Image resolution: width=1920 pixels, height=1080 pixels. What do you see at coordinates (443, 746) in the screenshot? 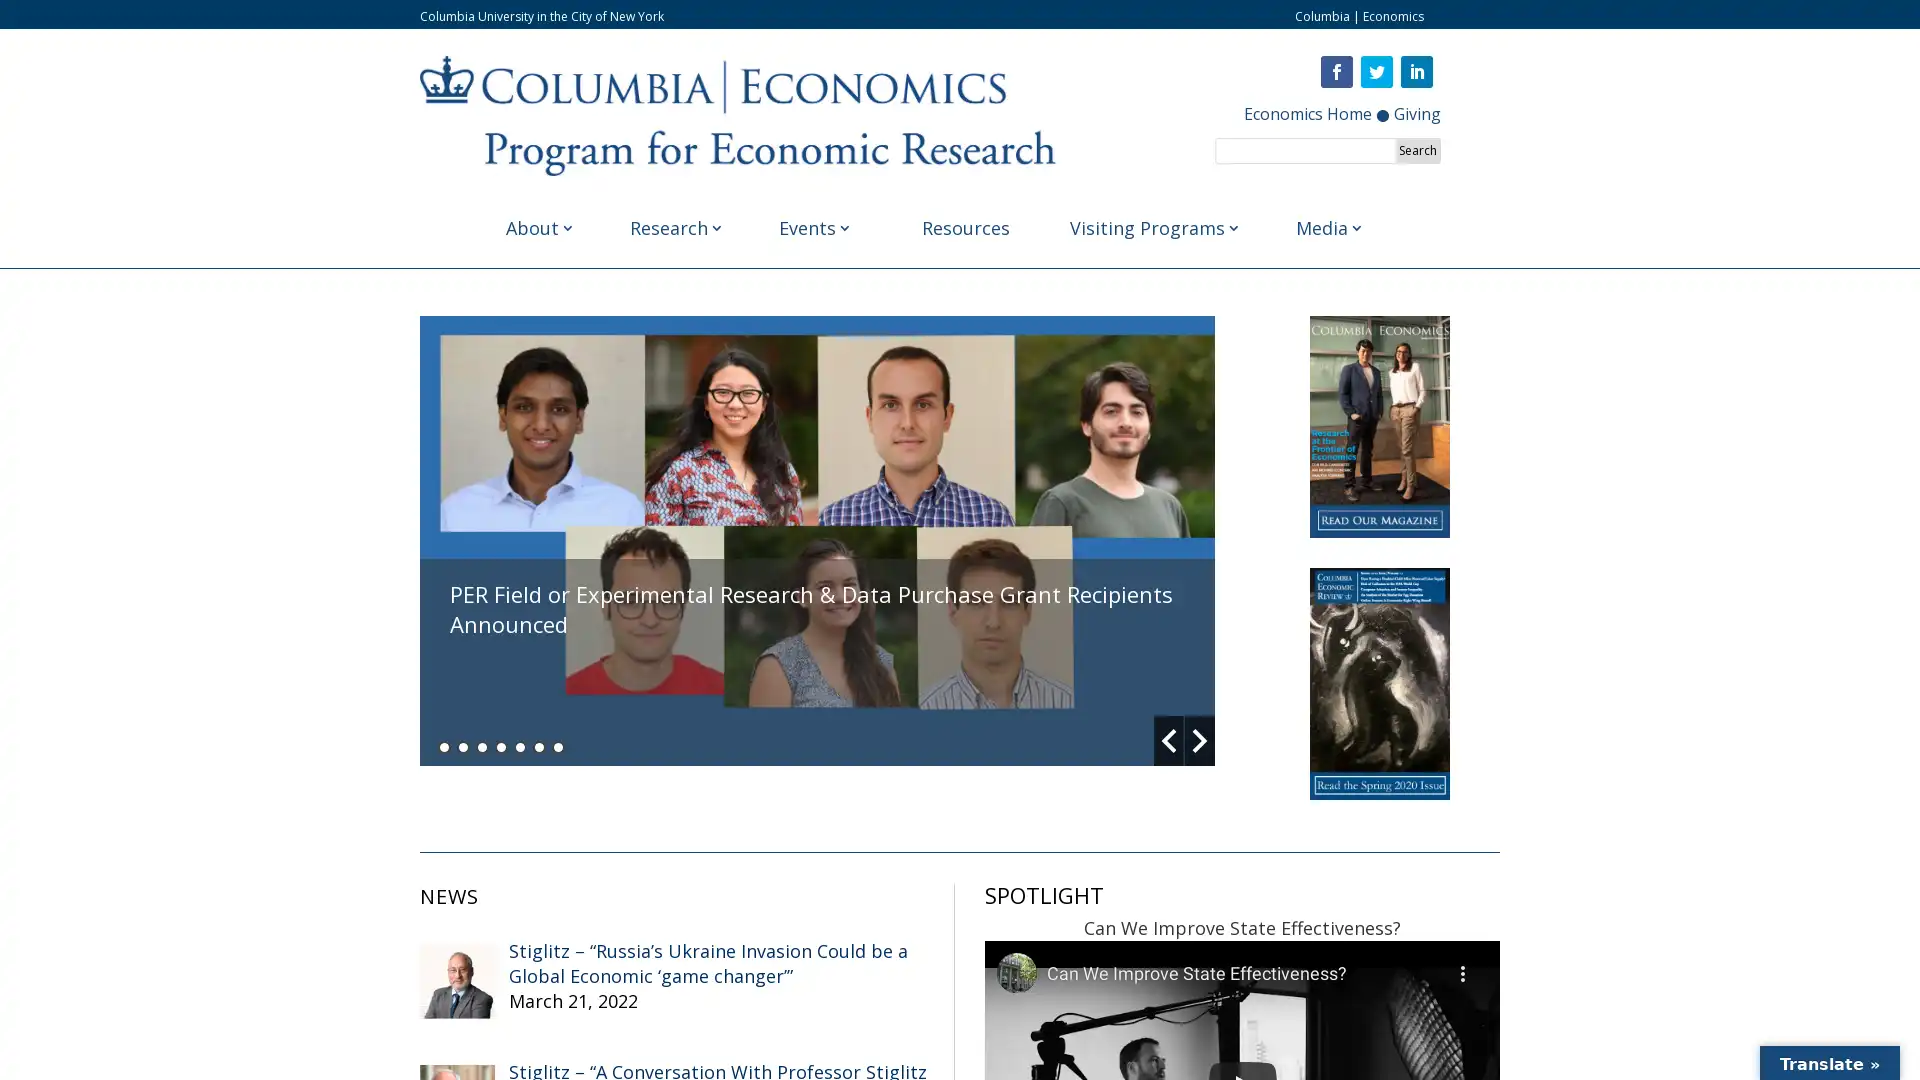
I see `1` at bounding box center [443, 746].